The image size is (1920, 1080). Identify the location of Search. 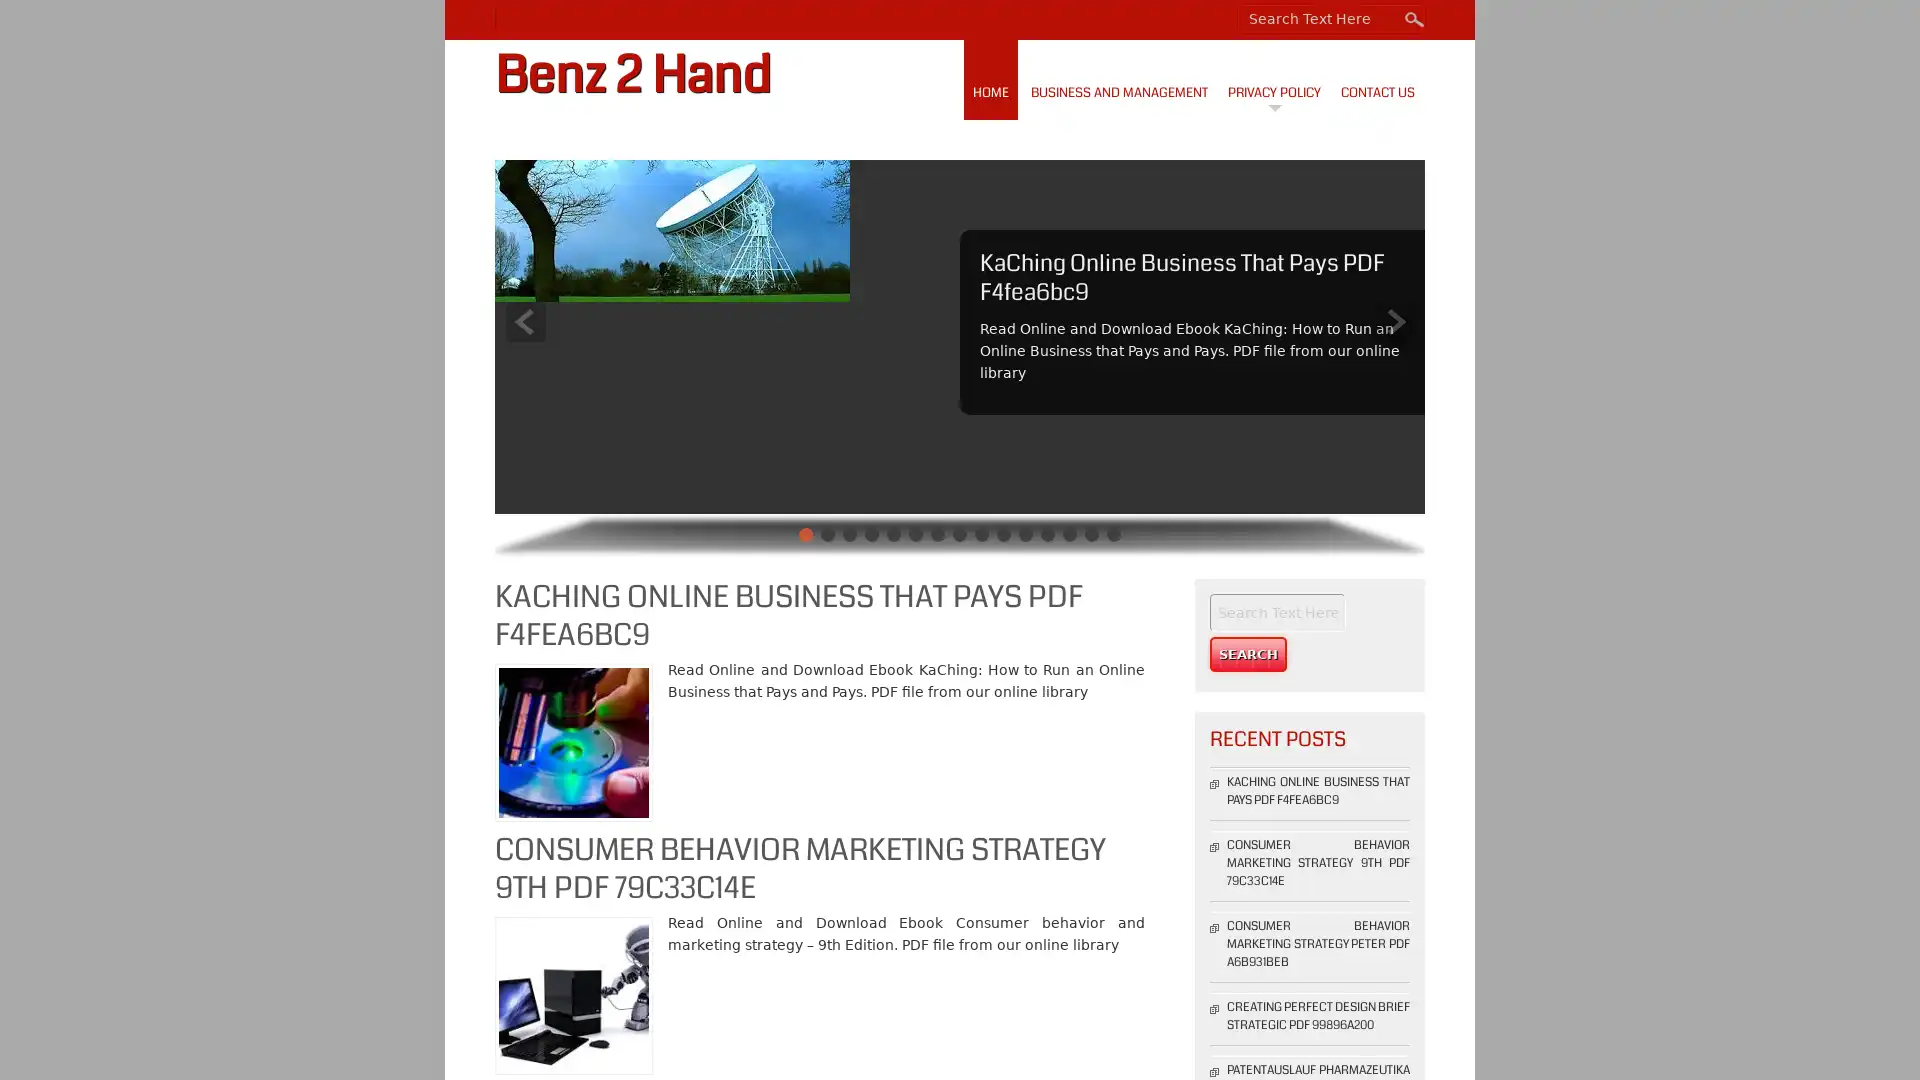
(1247, 654).